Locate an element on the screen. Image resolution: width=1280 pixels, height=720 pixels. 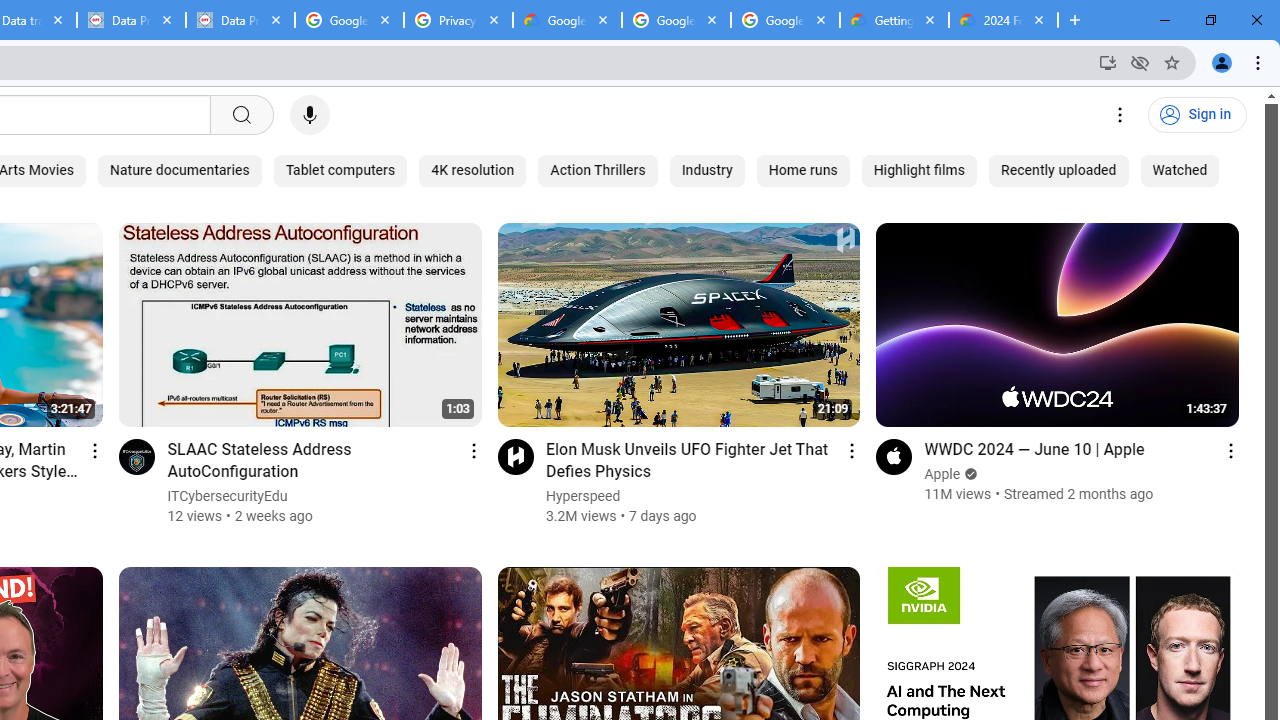
'Install YouTube' is located at coordinates (1106, 61).